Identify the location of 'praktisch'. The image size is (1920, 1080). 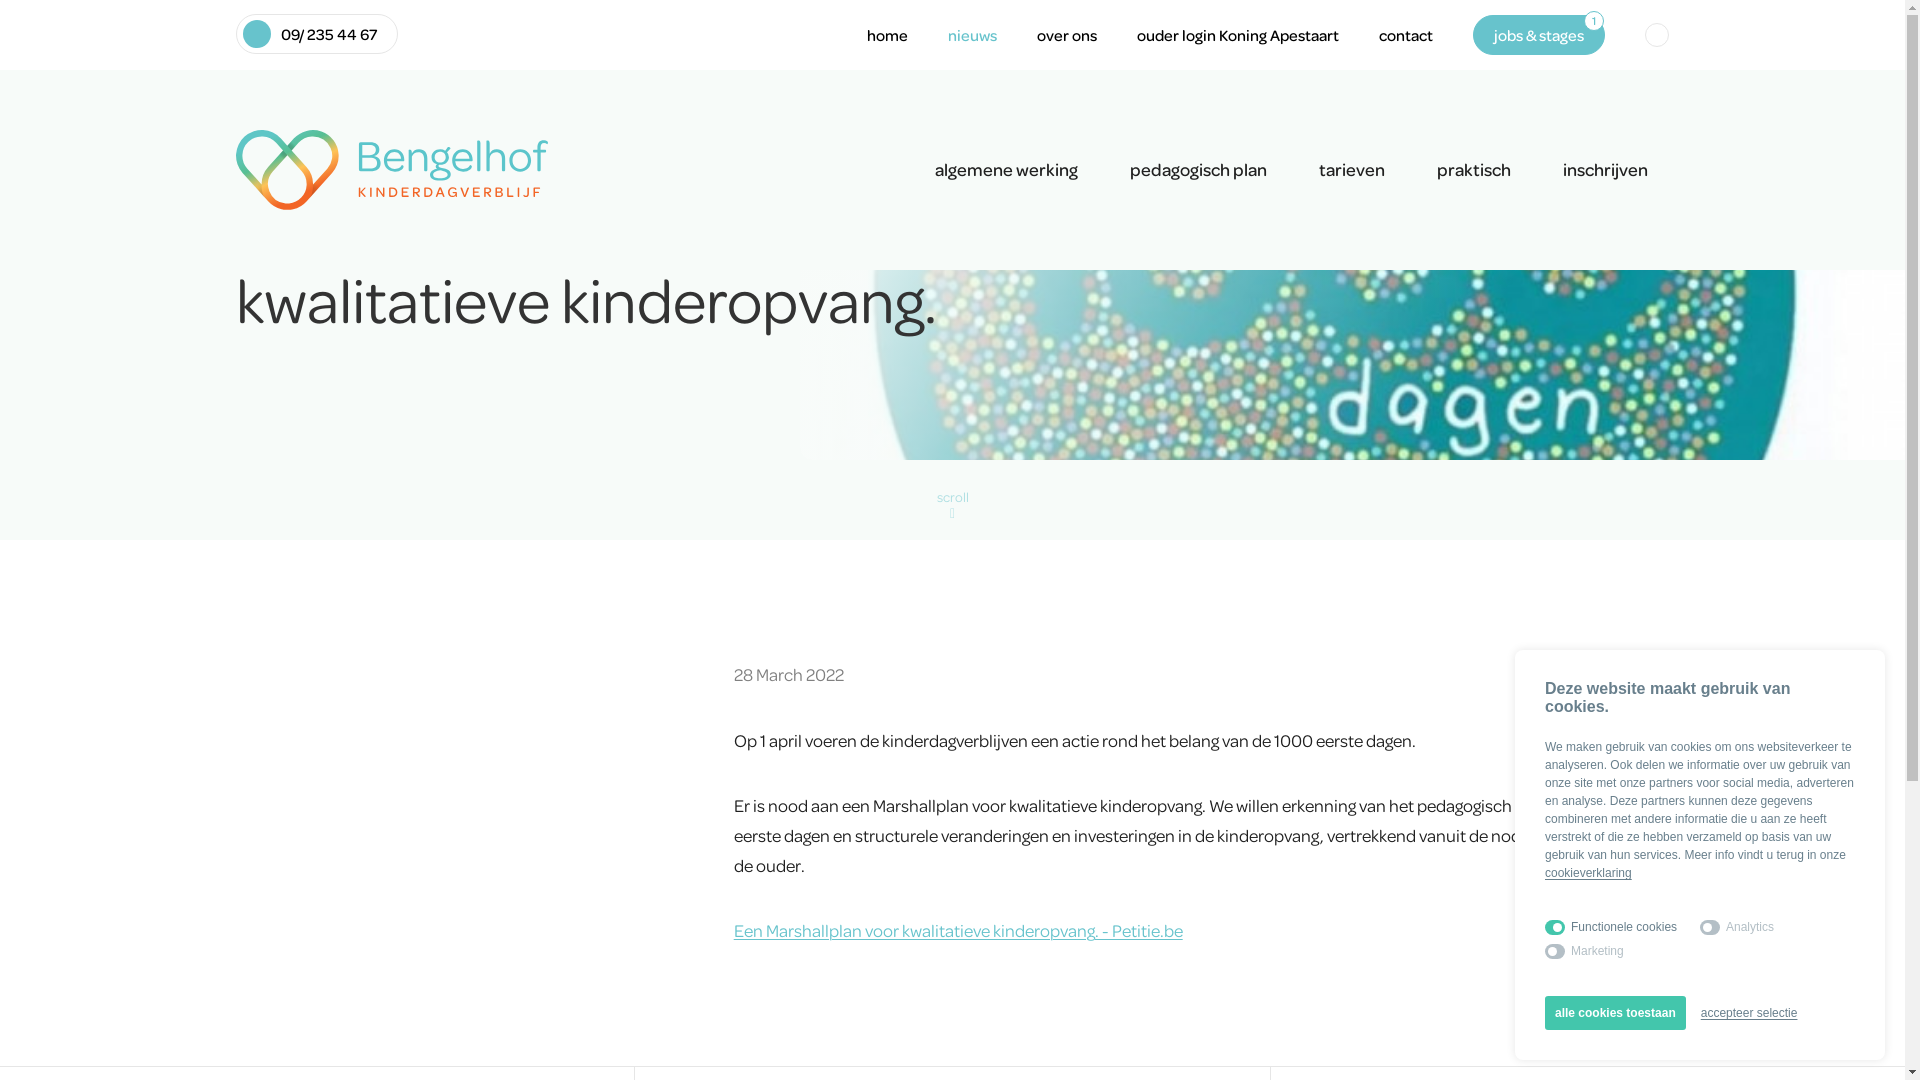
(1473, 168).